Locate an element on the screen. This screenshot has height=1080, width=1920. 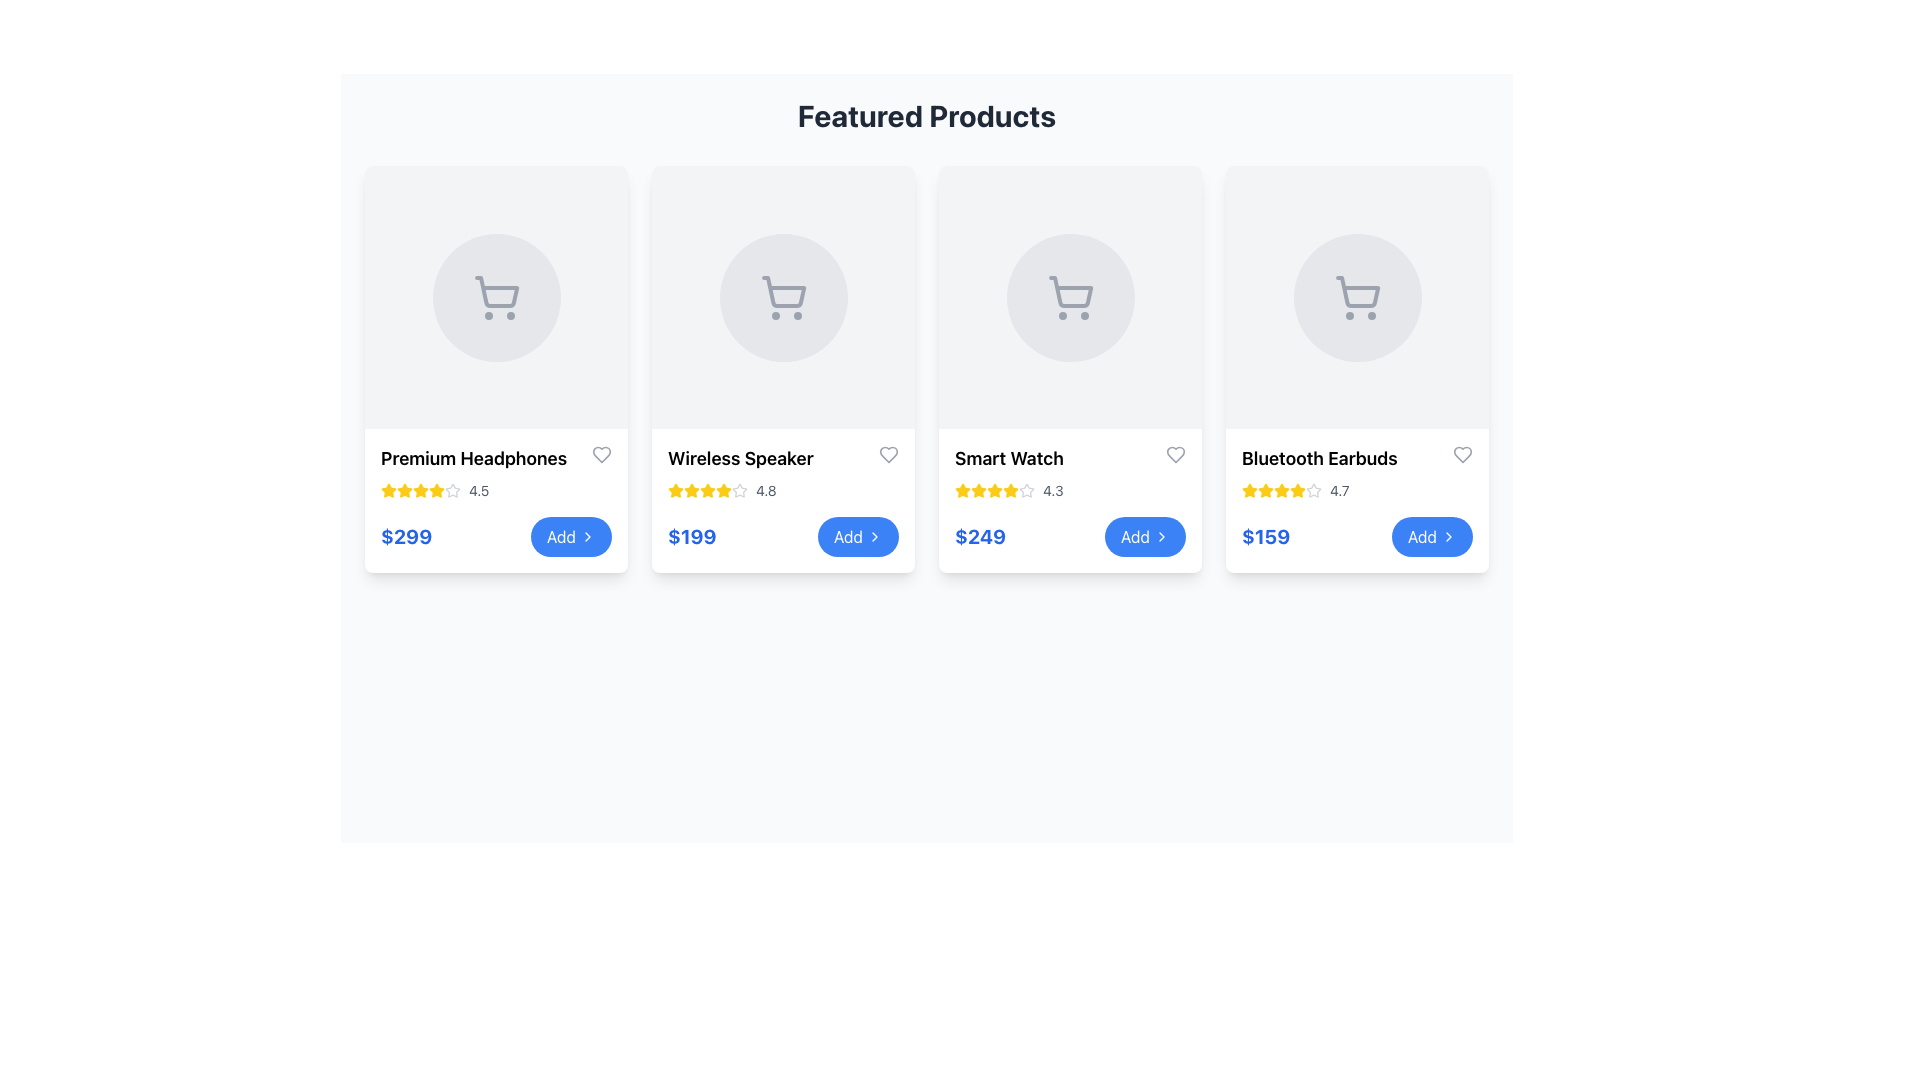
the text label displaying 'Bluetooth Earbuds' located at the top of the fourth product card in the 'Featured Products' section is located at coordinates (1357, 459).